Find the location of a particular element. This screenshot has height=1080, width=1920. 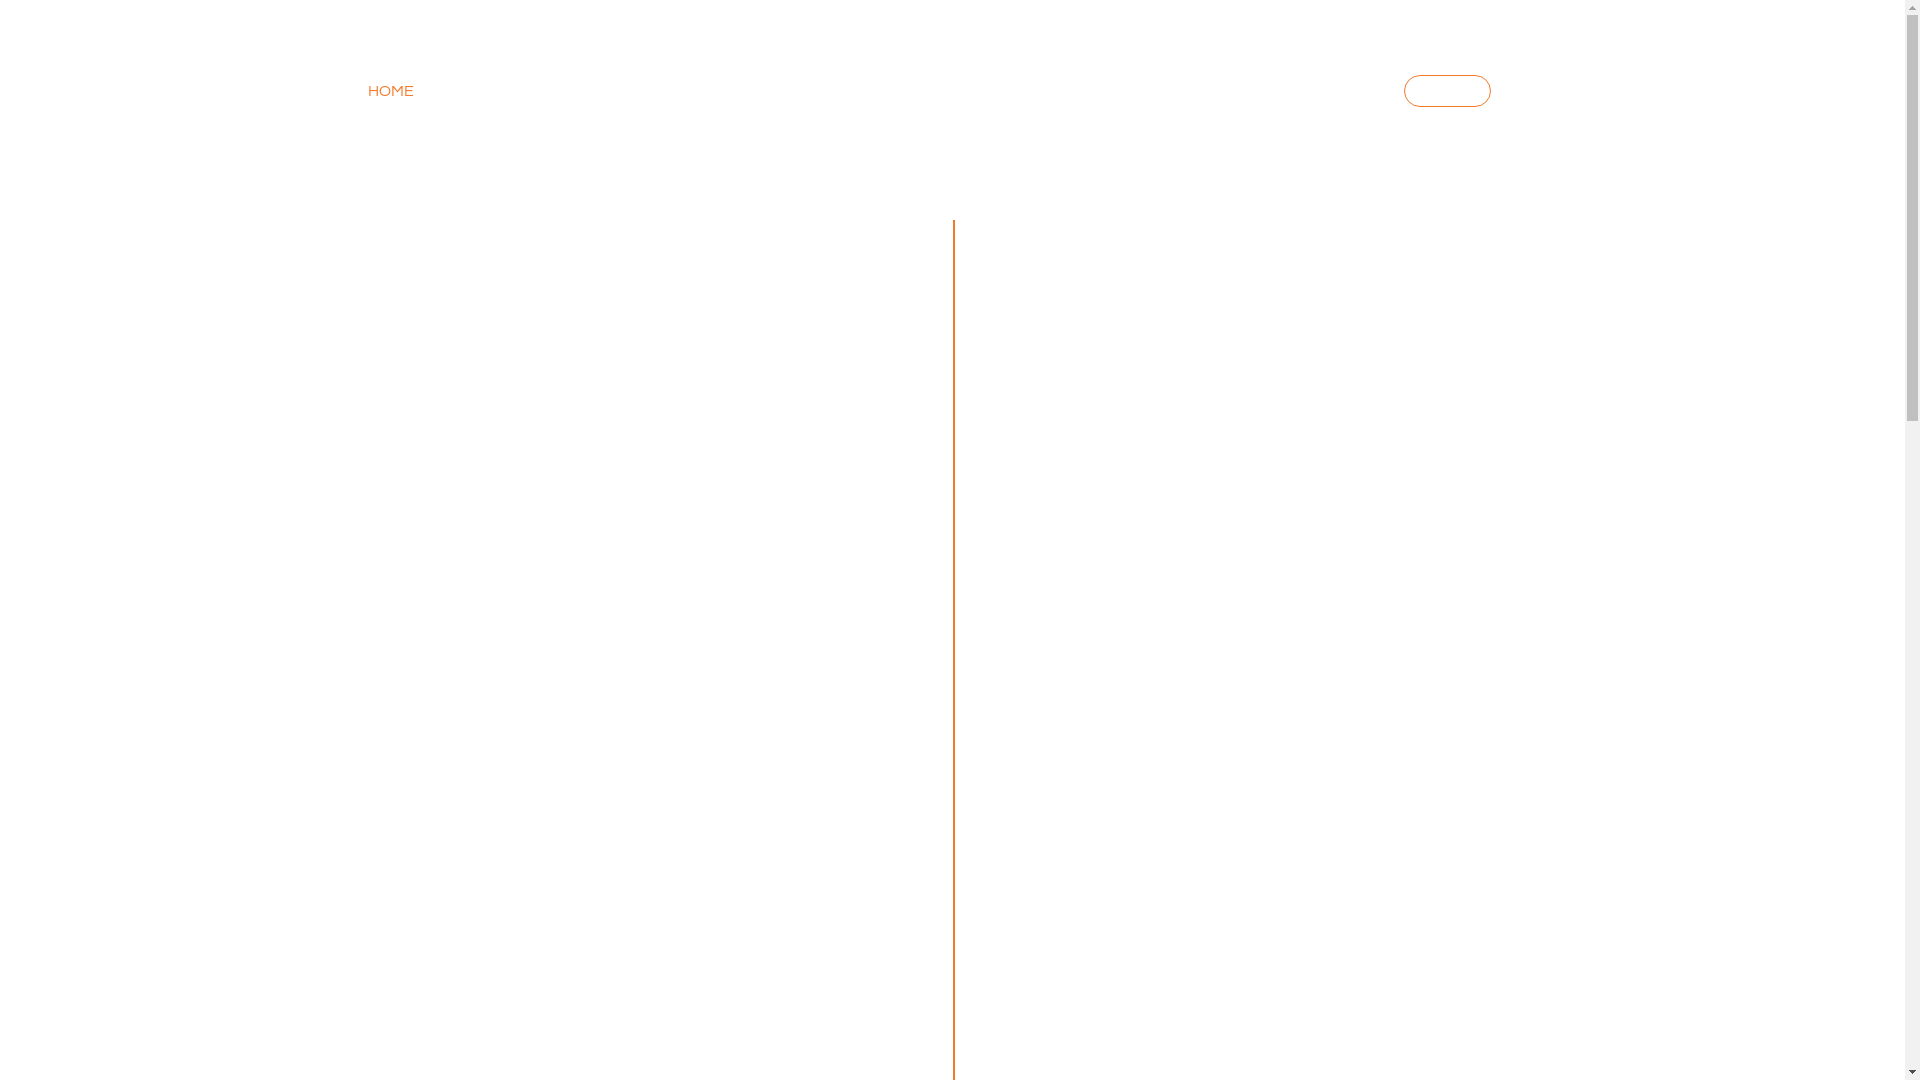

'ONS AANBOD' is located at coordinates (453, 91).